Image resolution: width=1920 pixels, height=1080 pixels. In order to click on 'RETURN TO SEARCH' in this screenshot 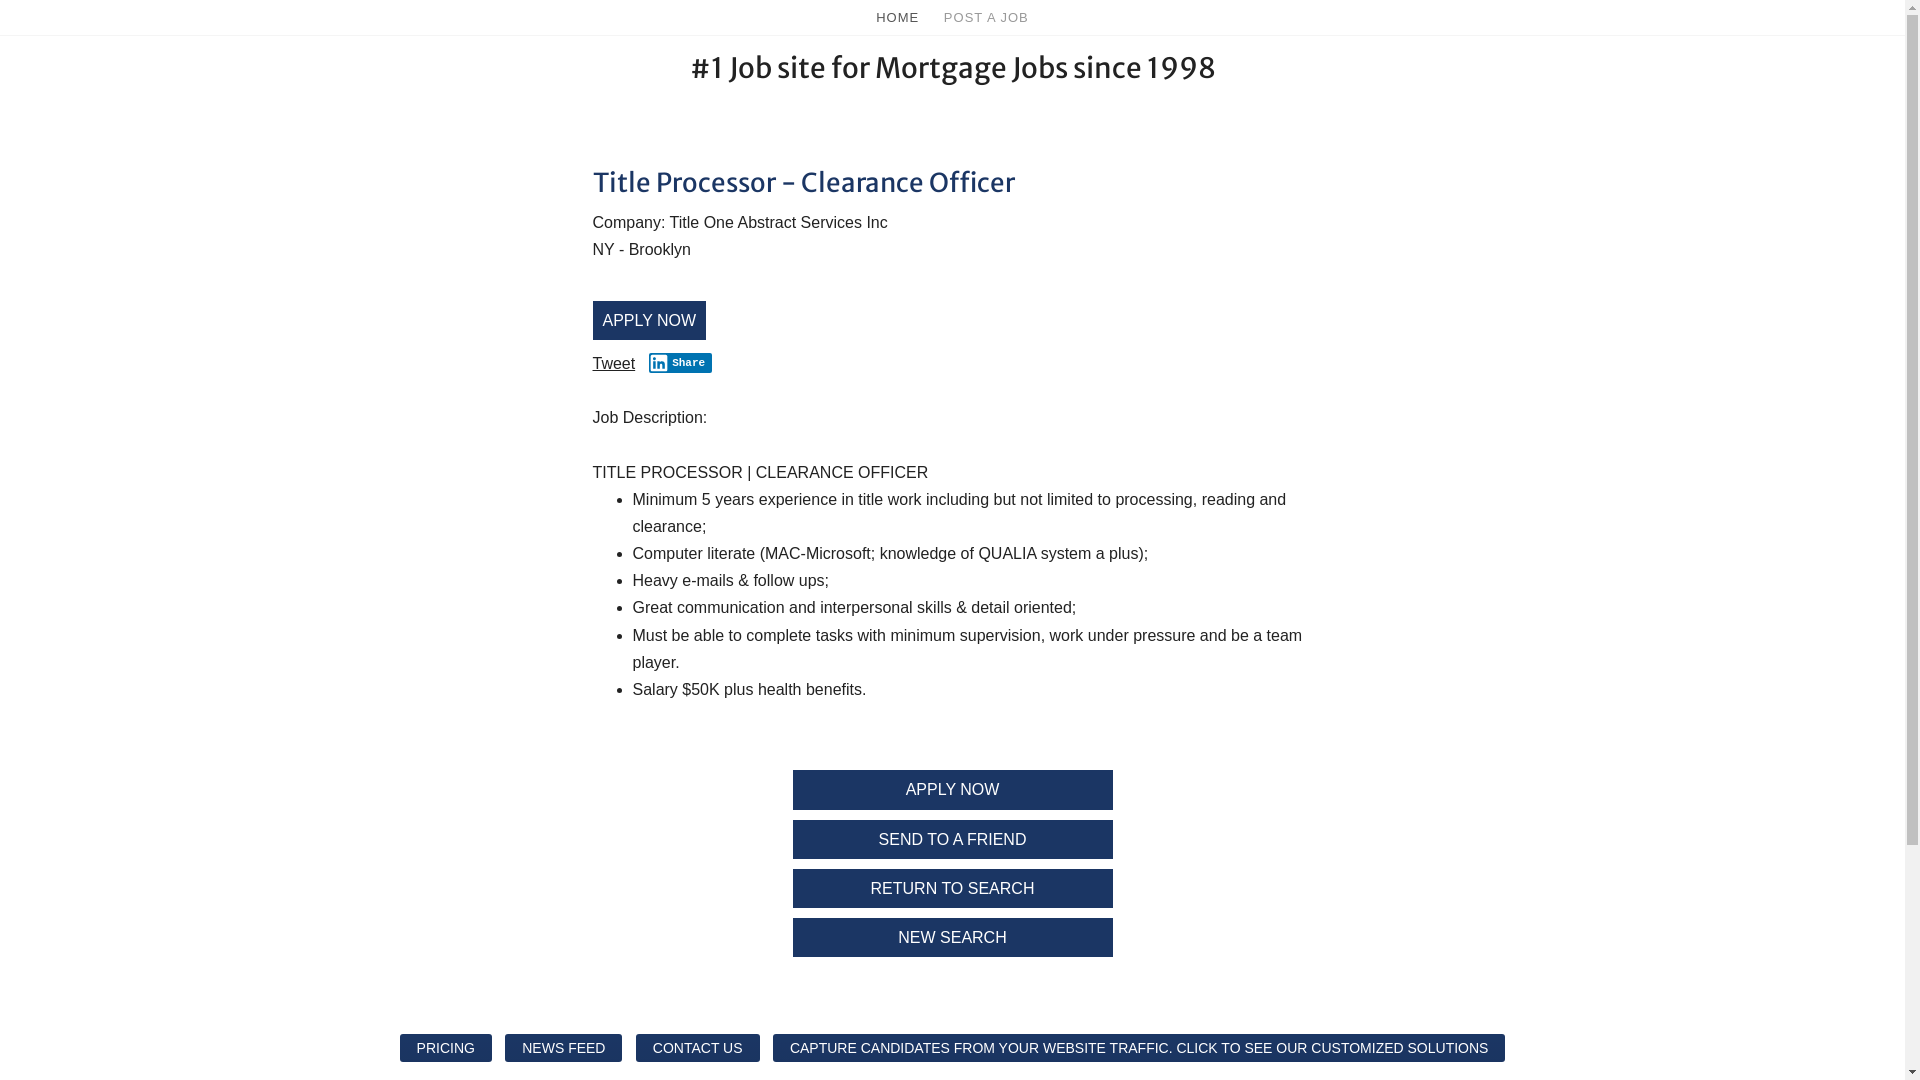, I will do `click(950, 887)`.